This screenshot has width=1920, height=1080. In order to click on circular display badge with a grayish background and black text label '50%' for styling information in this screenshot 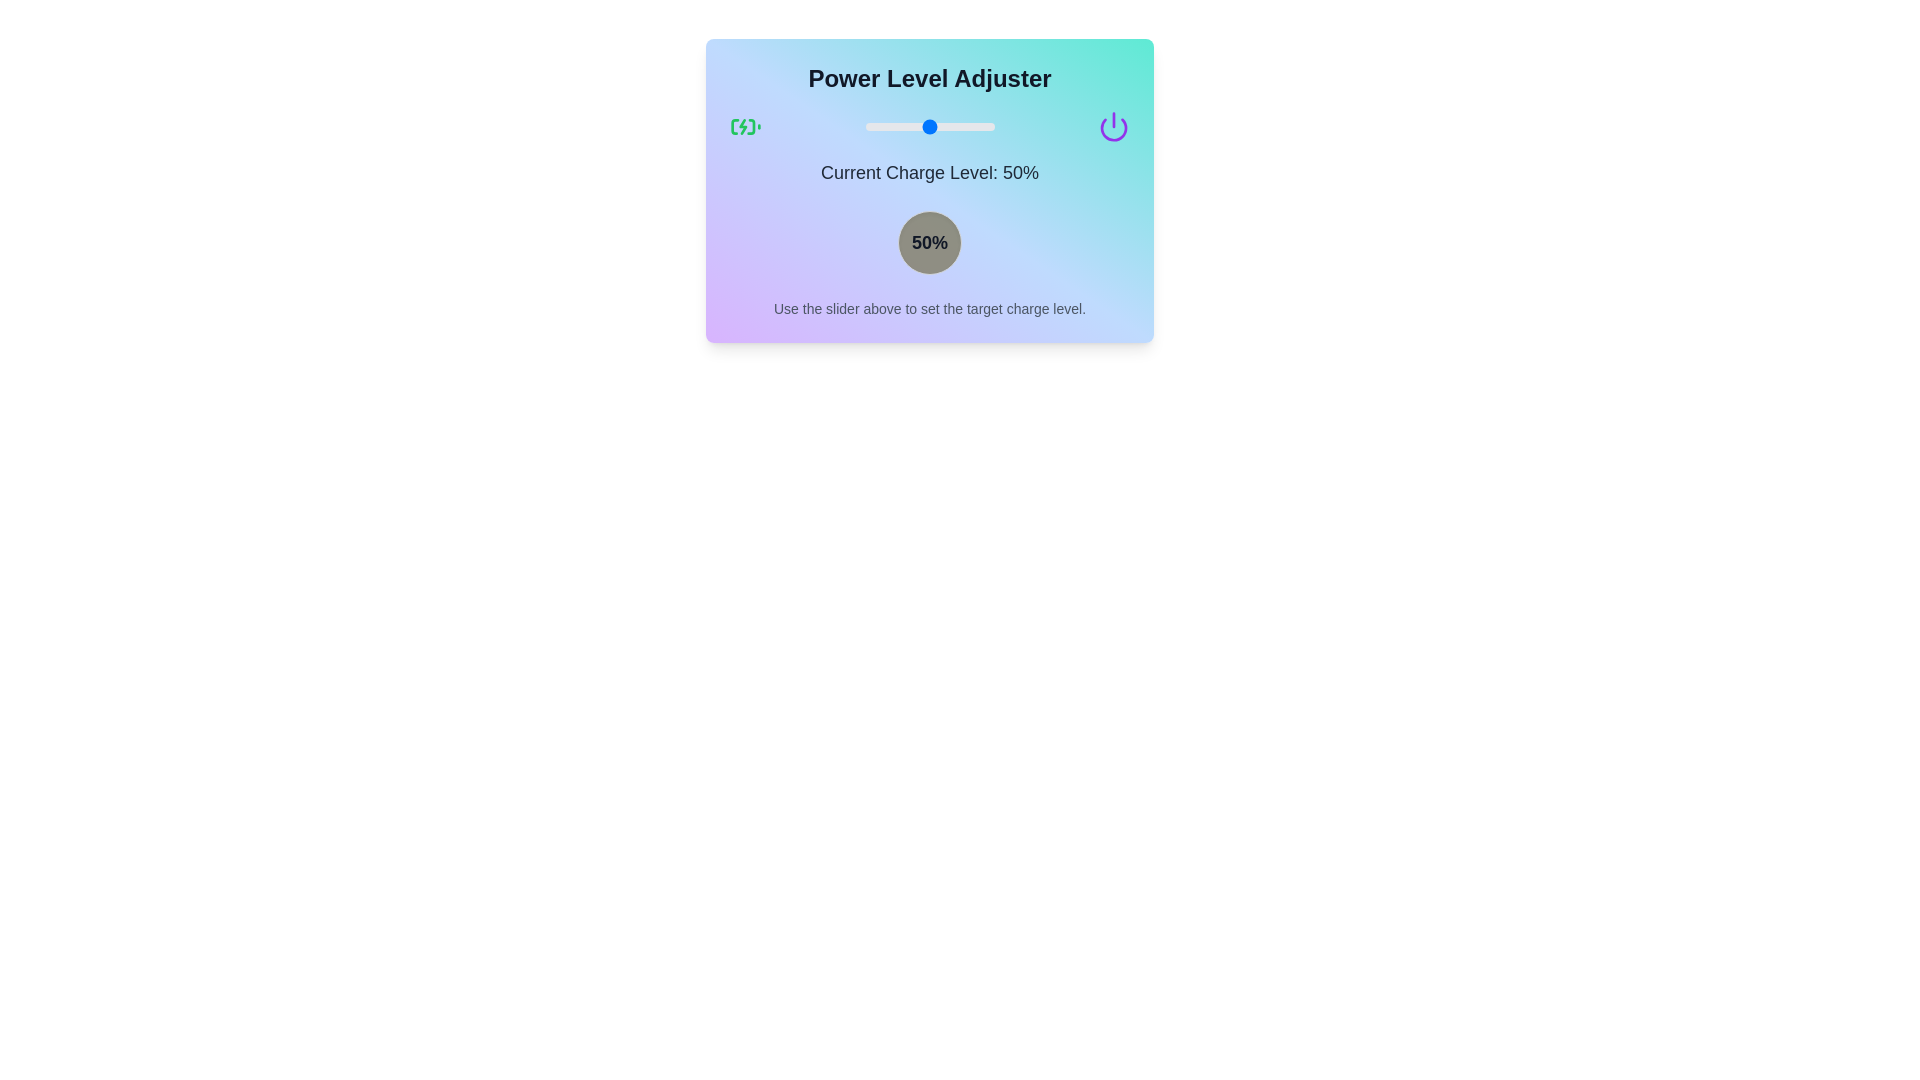, I will do `click(929, 242)`.